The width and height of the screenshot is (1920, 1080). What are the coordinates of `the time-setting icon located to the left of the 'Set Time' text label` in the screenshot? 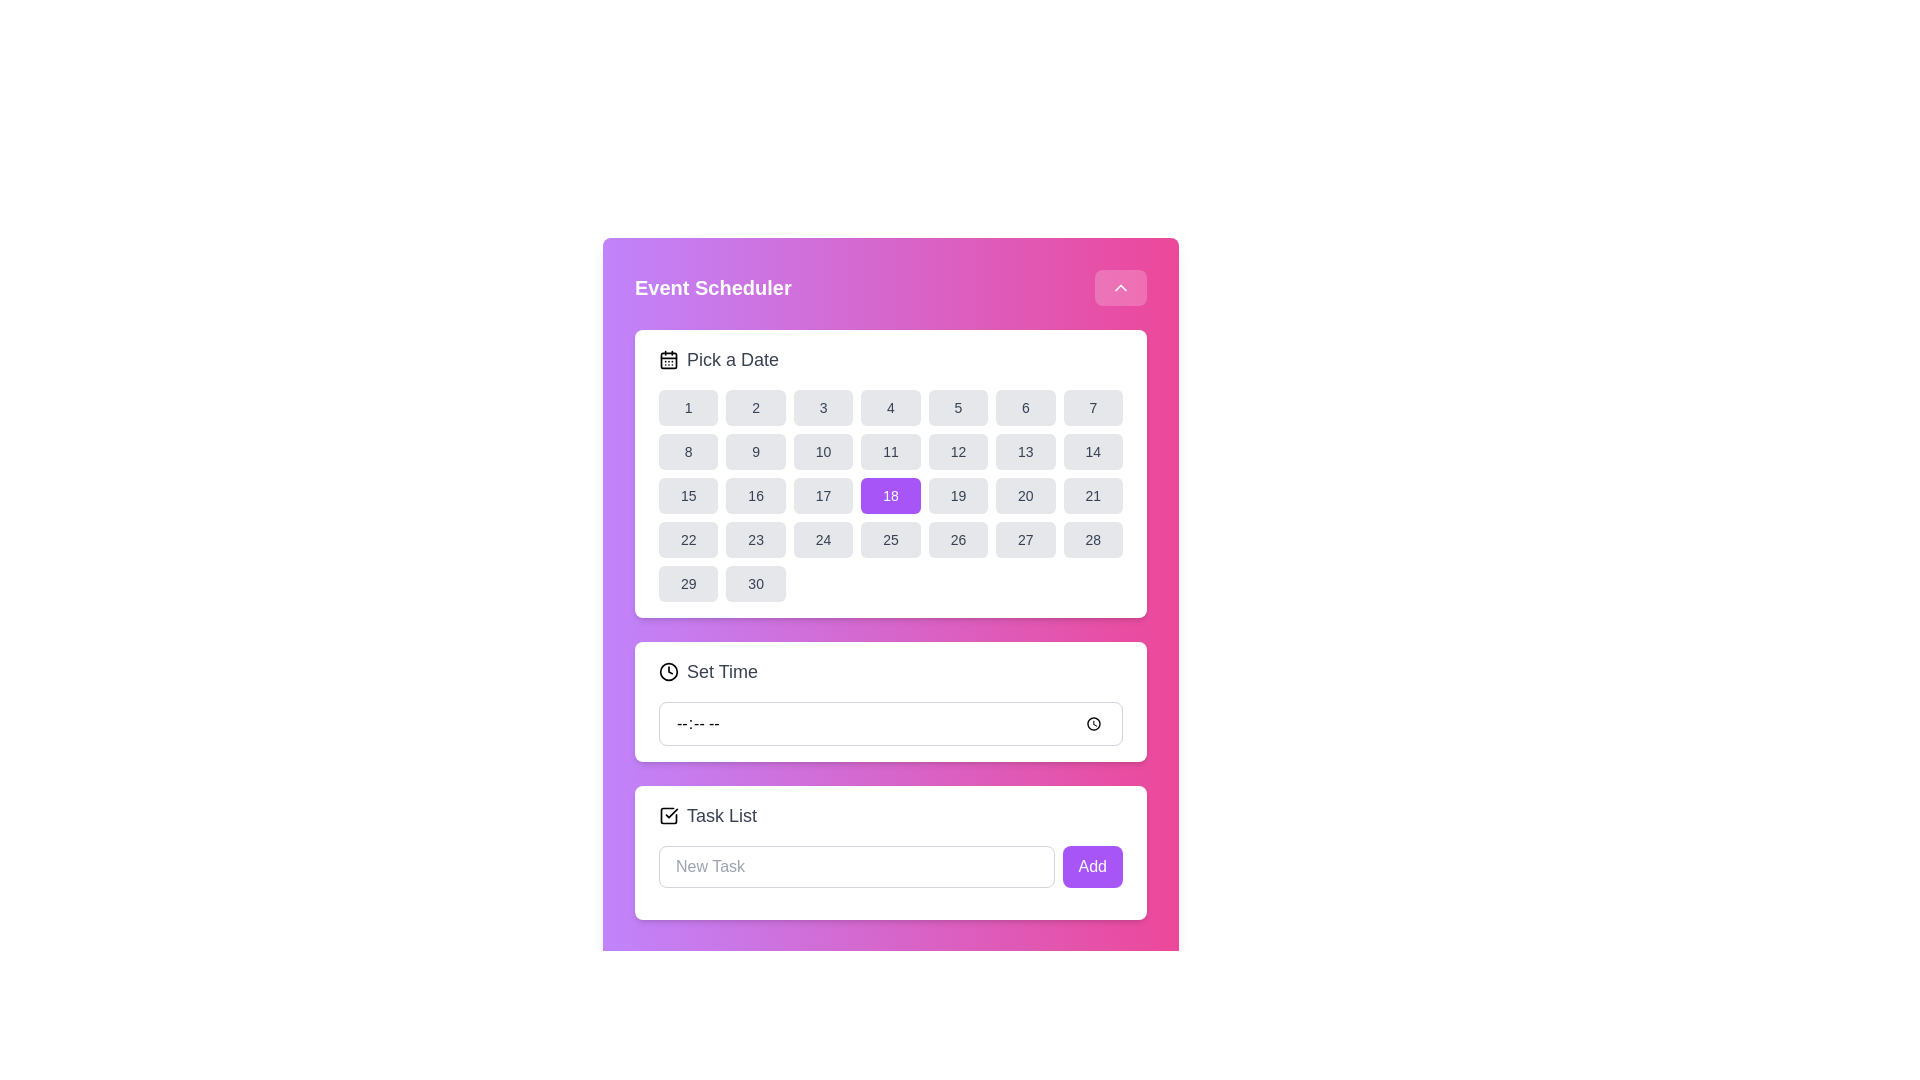 It's located at (668, 671).